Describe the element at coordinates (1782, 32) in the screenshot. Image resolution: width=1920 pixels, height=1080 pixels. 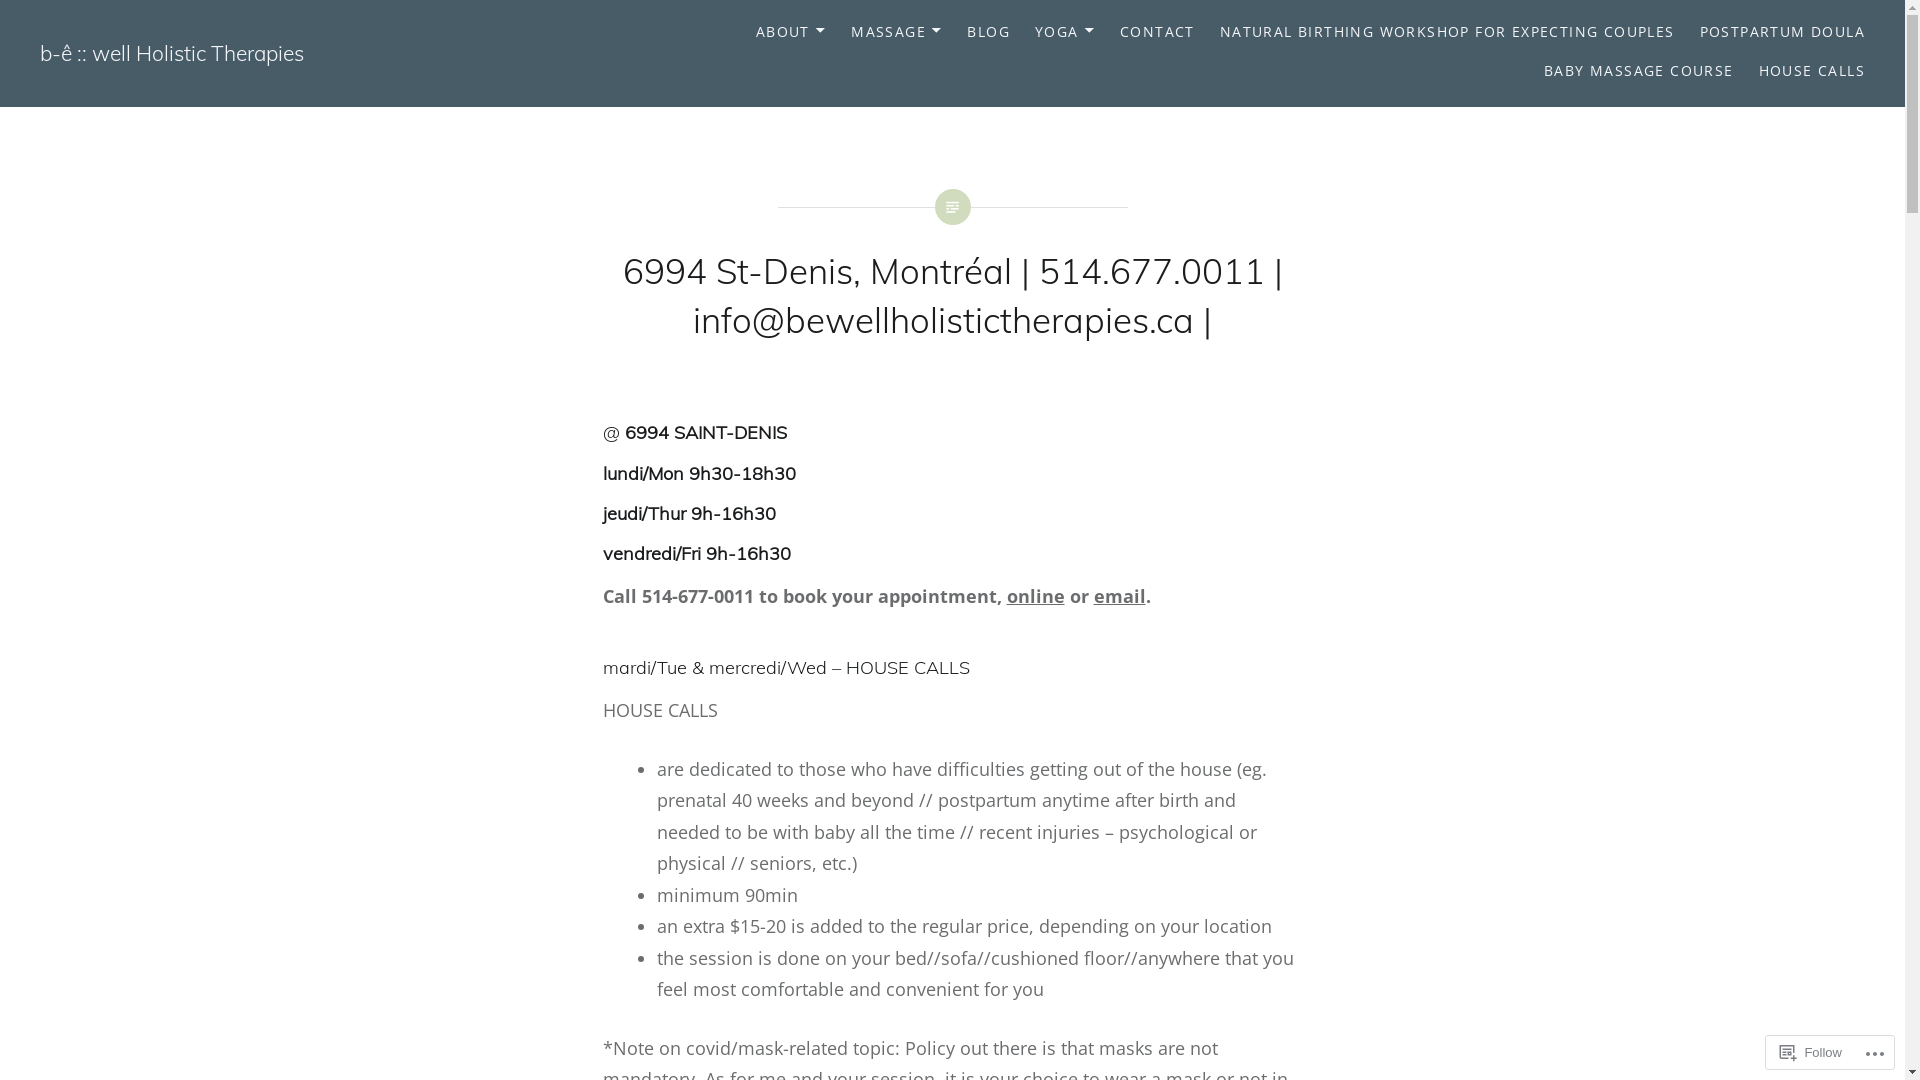
I see `'POSTPARTUM DOULA'` at that location.